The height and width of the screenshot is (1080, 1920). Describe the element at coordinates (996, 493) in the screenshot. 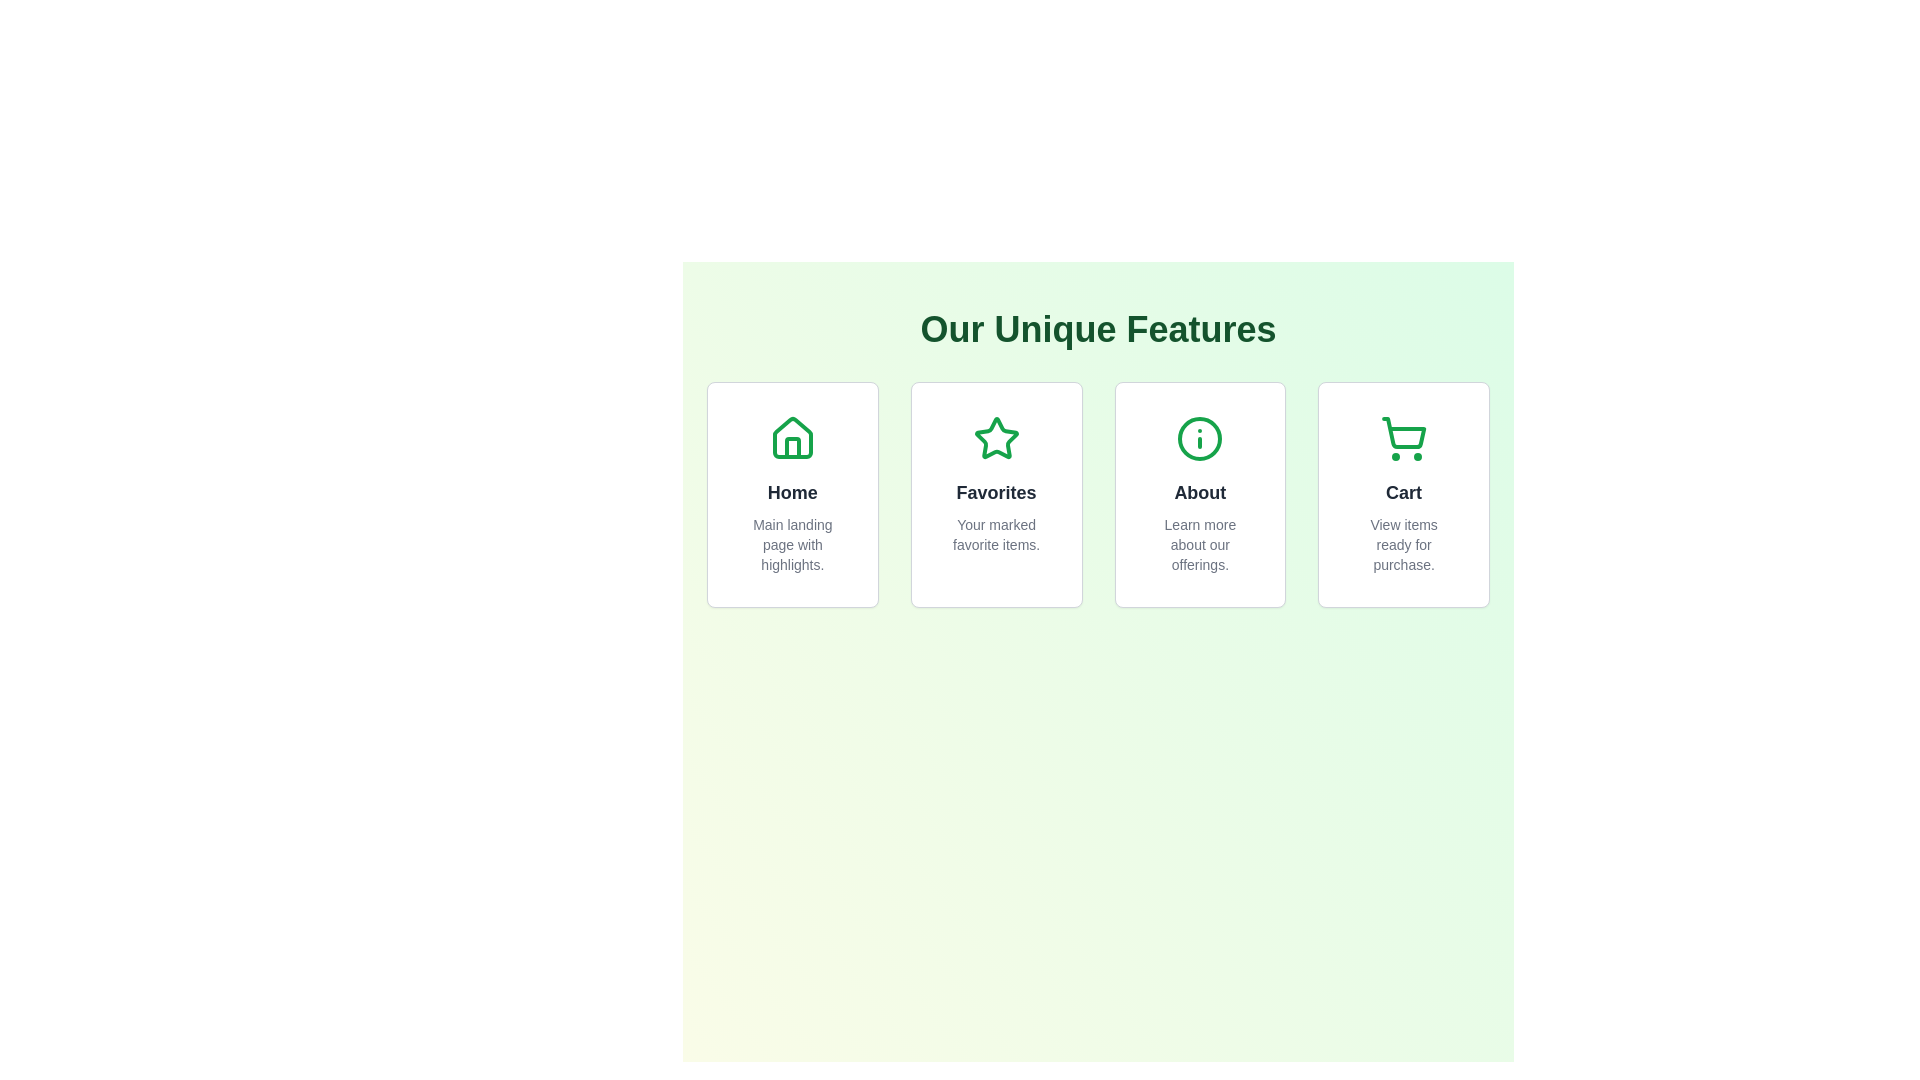

I see `the static text label 'Favorites', which is styled with a bold font and positioned centrally within a card layout` at that location.